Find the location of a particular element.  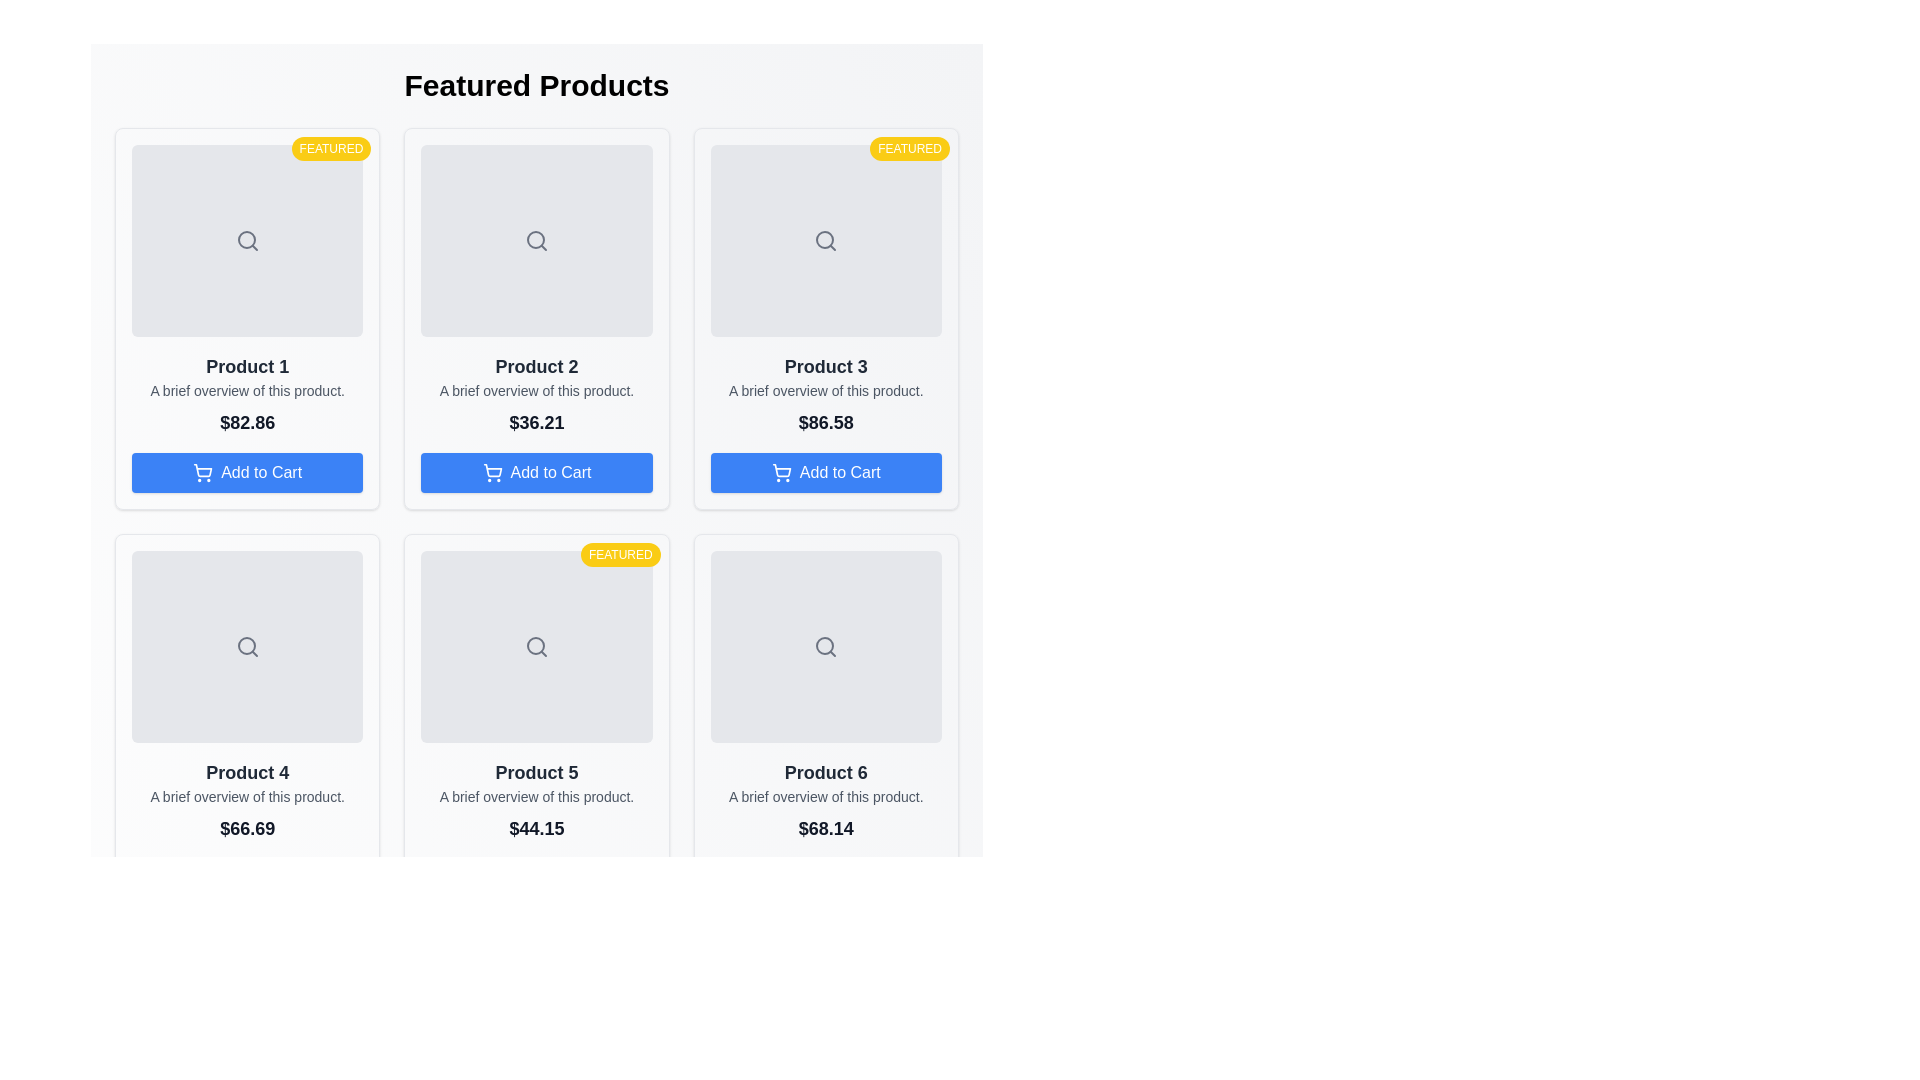

the text block displaying 'A brief overview of this product.' located in the product card for 'Product 4' is located at coordinates (246, 796).